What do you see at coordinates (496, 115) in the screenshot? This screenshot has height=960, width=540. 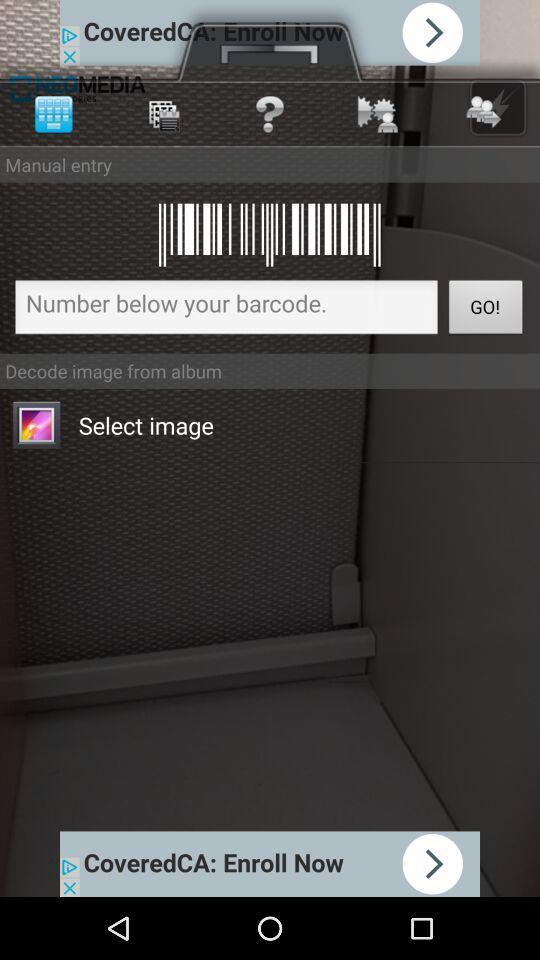 I see `the arrow_forward icon` at bounding box center [496, 115].